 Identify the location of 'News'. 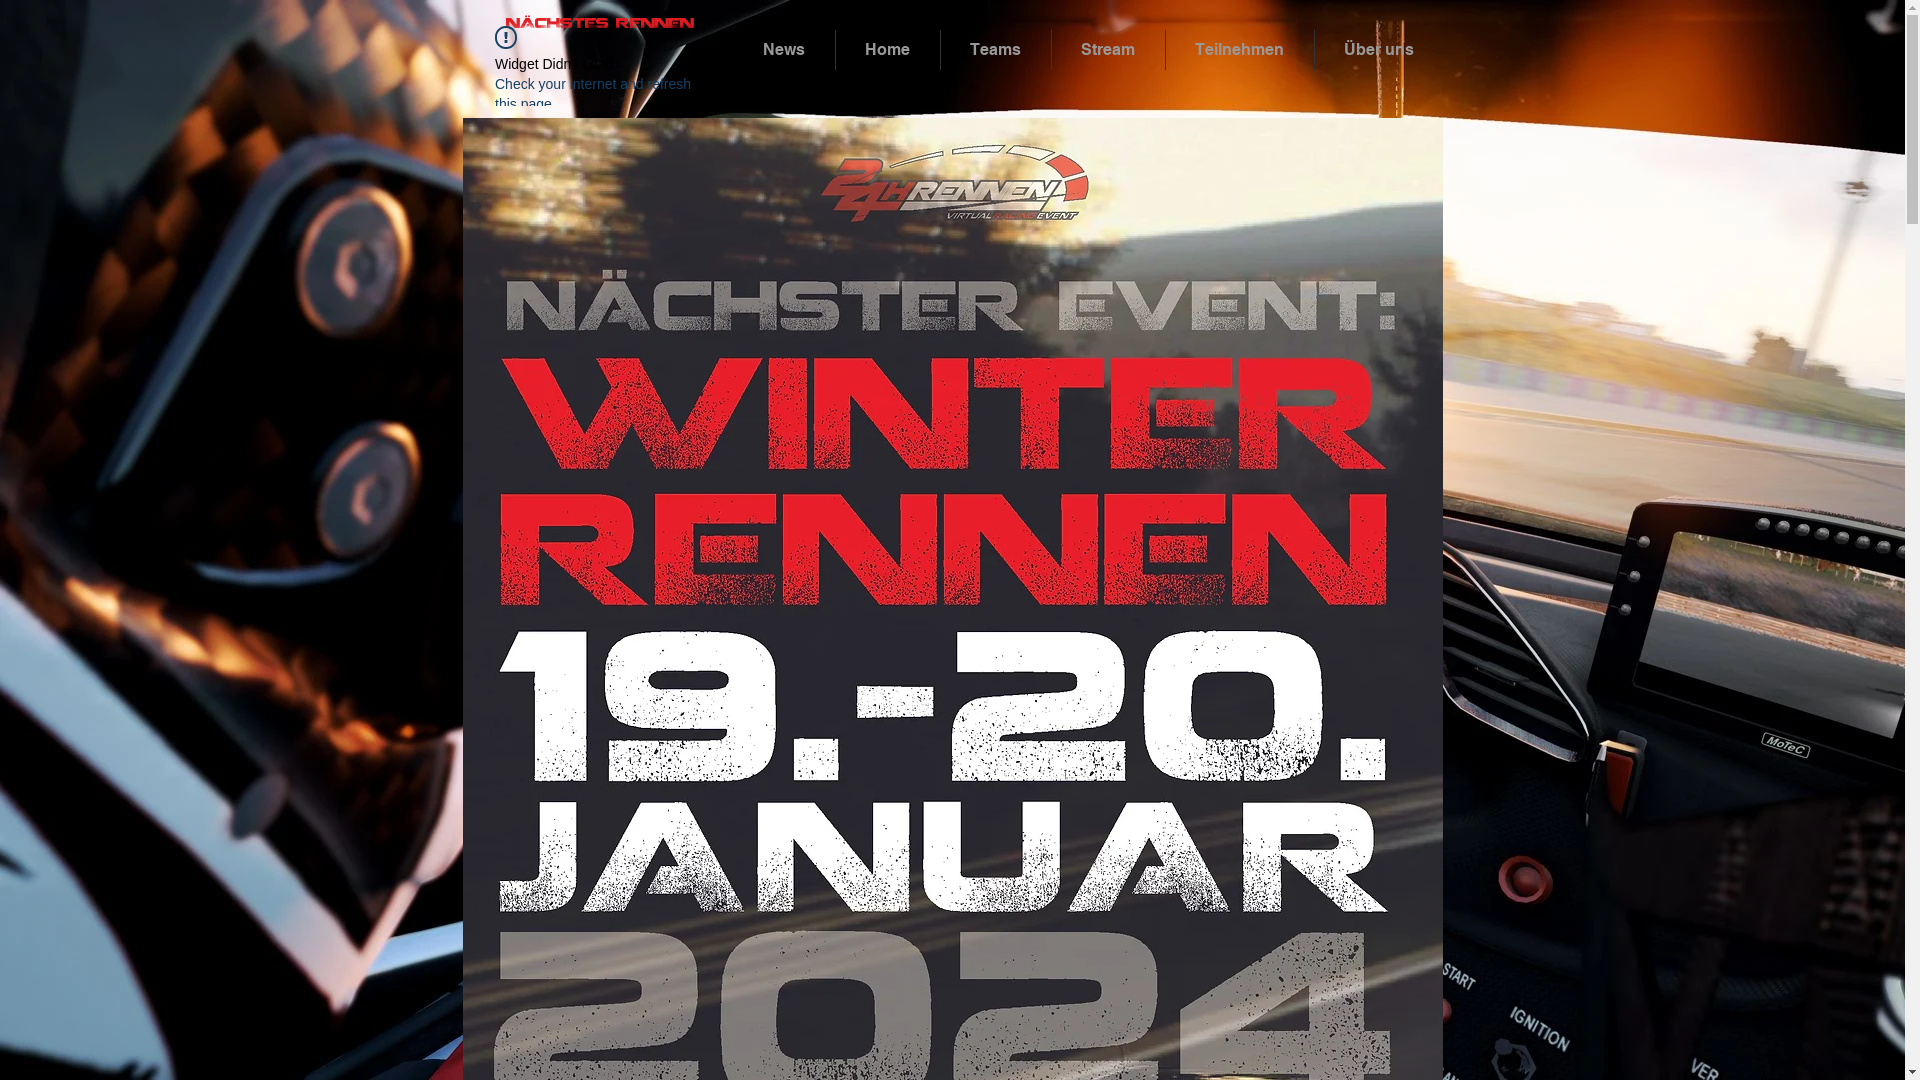
(783, 49).